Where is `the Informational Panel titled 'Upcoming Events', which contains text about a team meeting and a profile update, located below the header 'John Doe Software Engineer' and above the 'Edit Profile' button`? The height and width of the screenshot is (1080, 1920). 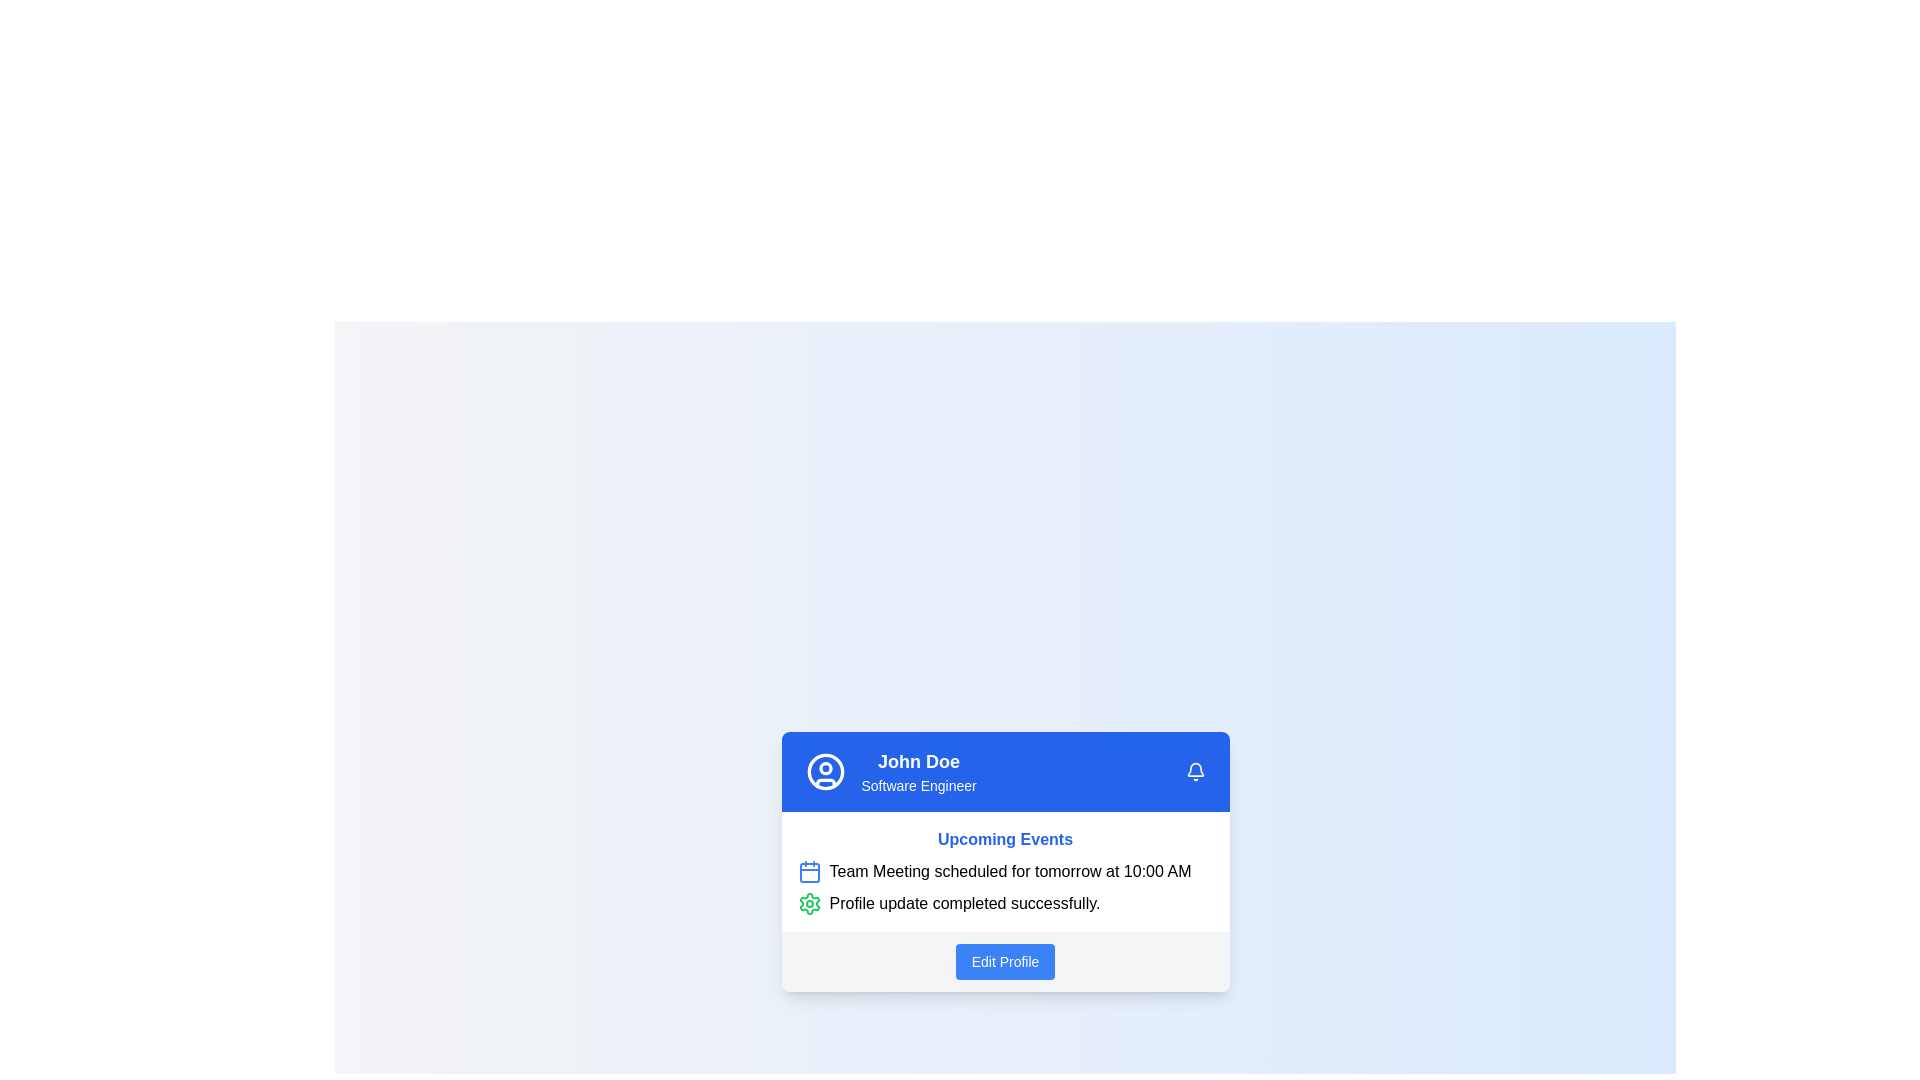 the Informational Panel titled 'Upcoming Events', which contains text about a team meeting and a profile update, located below the header 'John Doe Software Engineer' and above the 'Edit Profile' button is located at coordinates (1005, 870).